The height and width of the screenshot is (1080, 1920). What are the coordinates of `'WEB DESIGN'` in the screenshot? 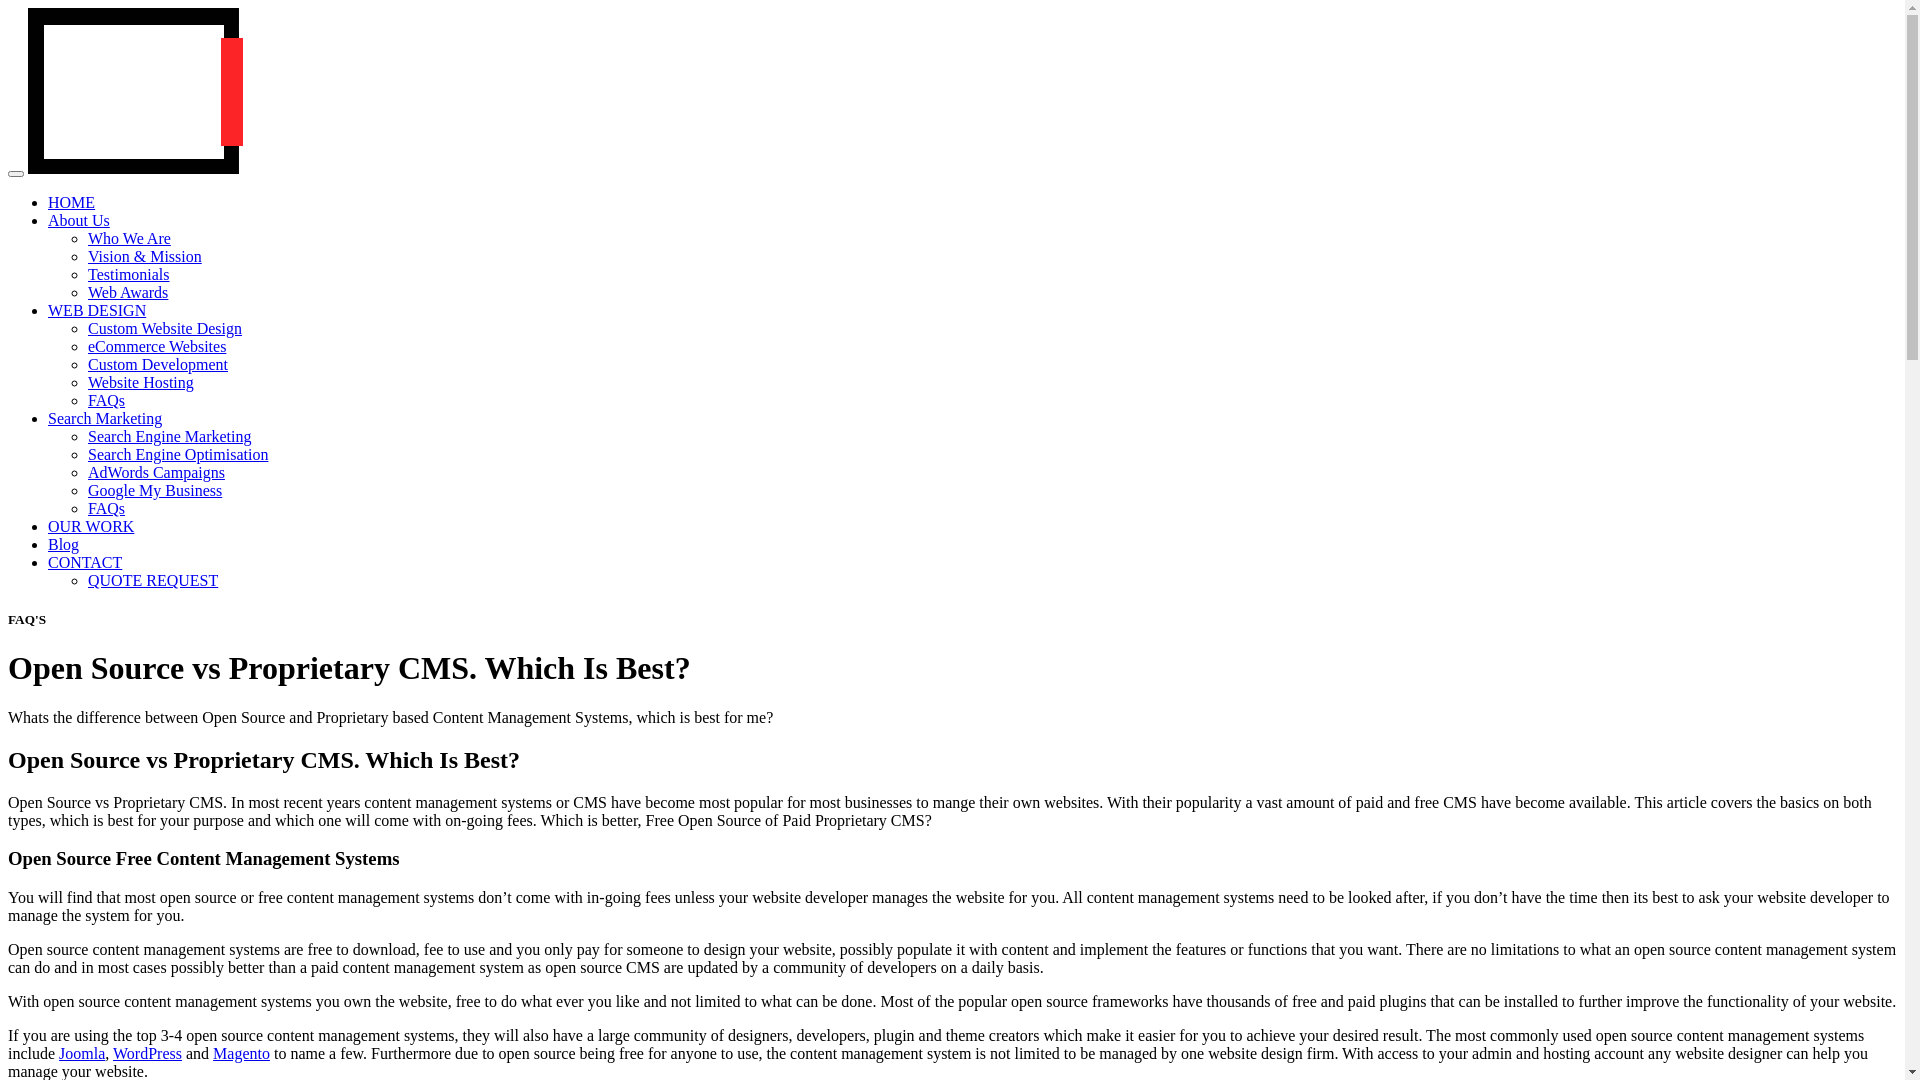 It's located at (48, 310).